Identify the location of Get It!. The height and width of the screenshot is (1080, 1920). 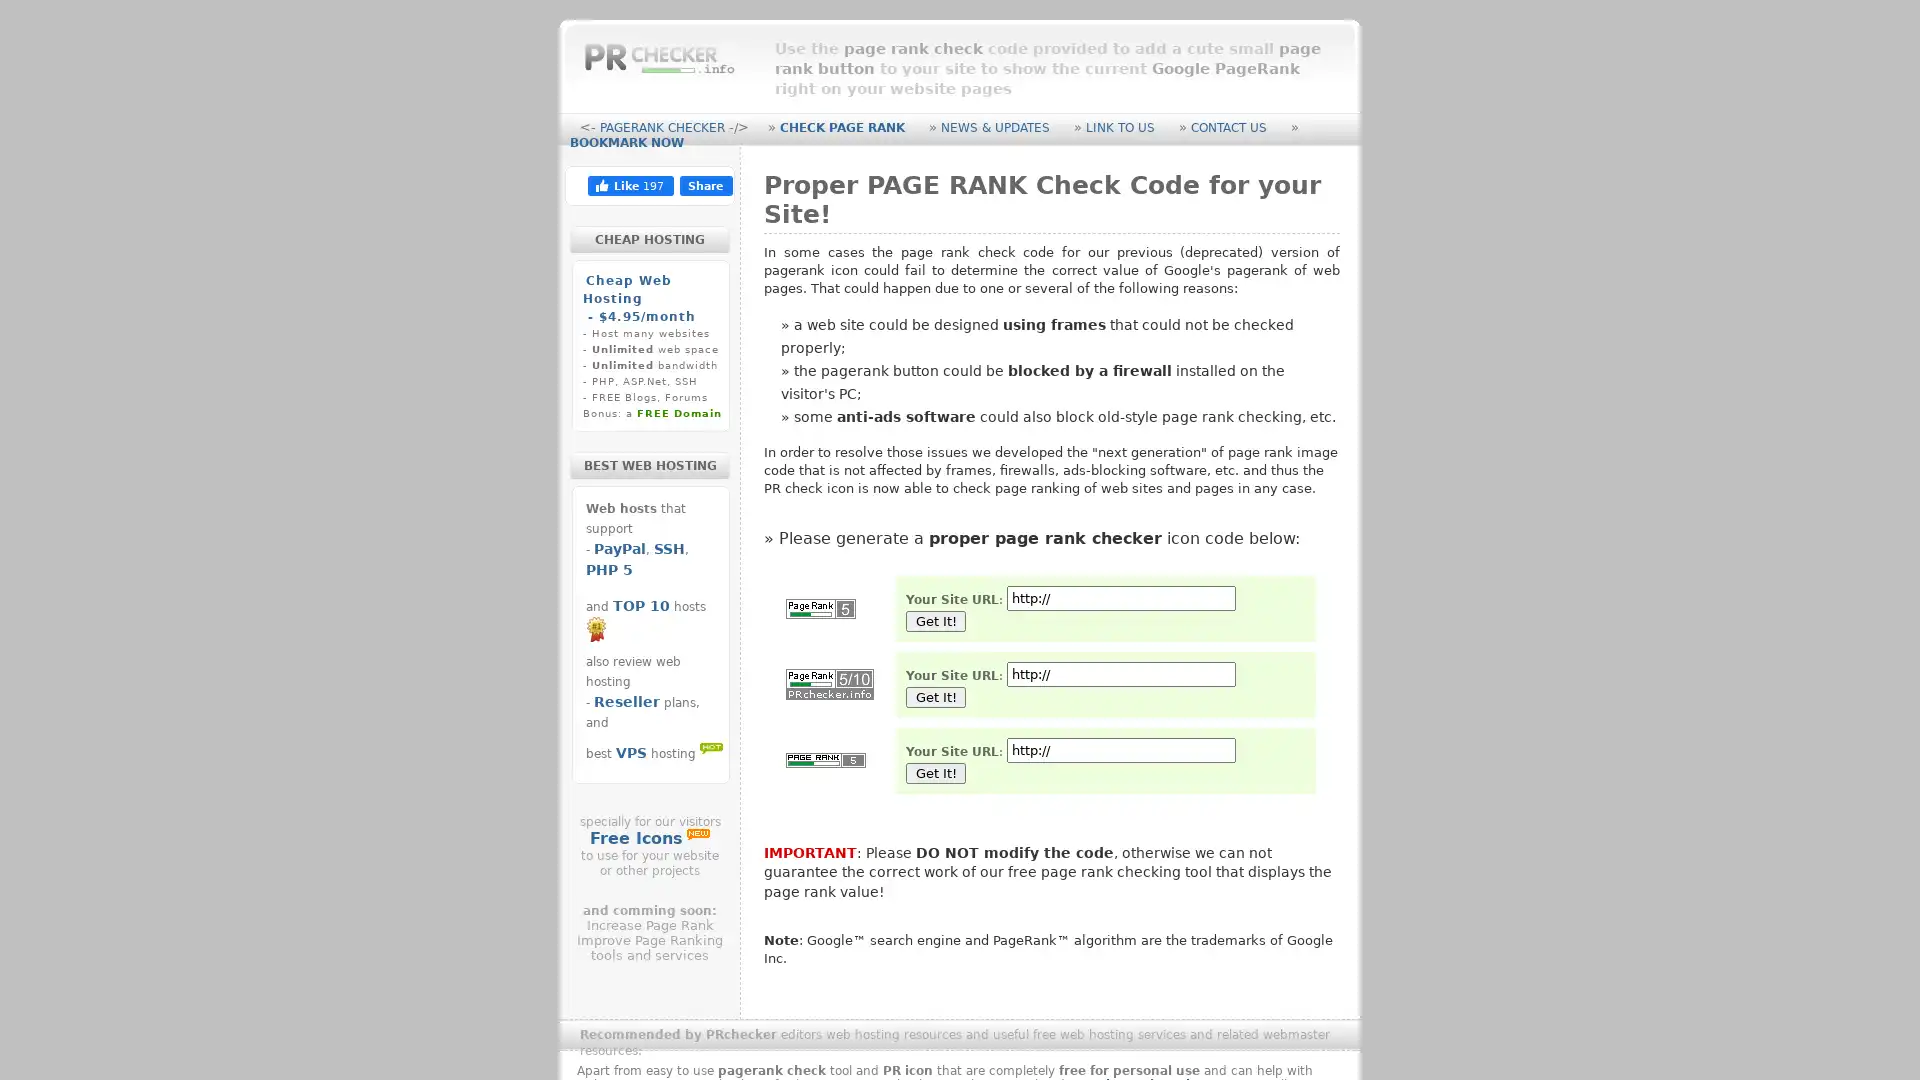
(935, 695).